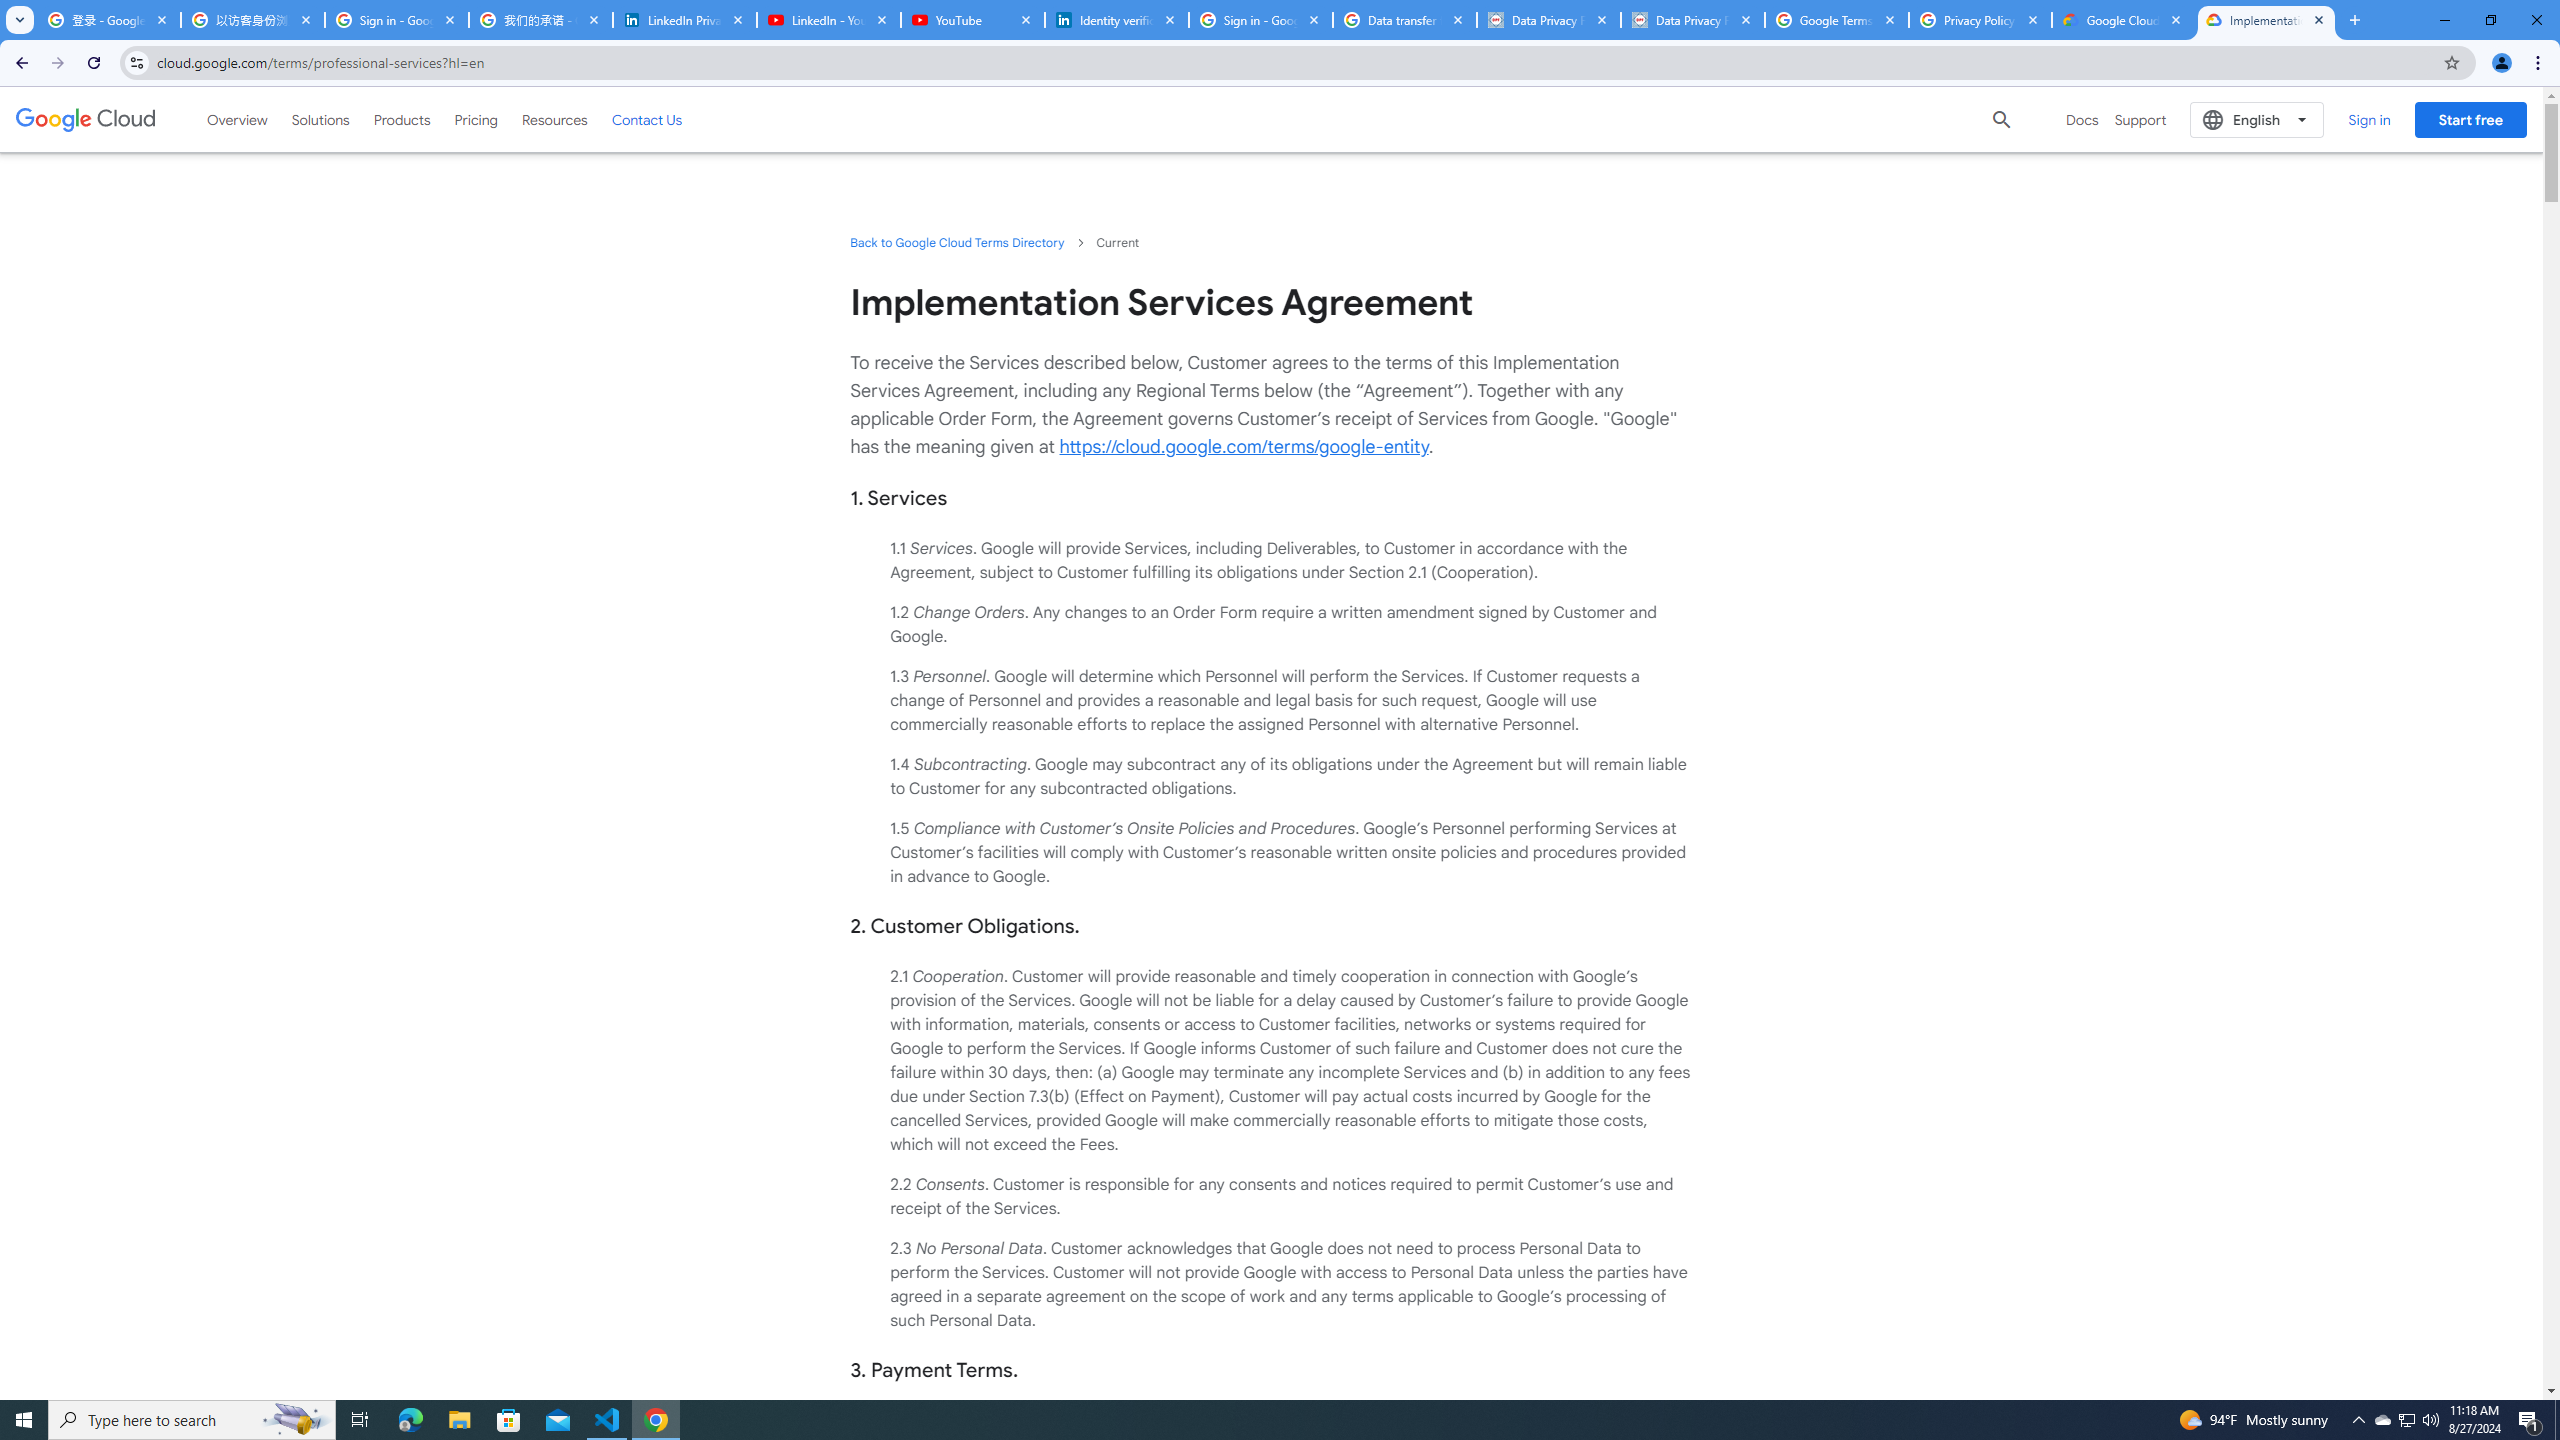 The height and width of the screenshot is (1440, 2560). Describe the element at coordinates (2266, 19) in the screenshot. I see `'Implementation Services Agreement | Google Cloud'` at that location.